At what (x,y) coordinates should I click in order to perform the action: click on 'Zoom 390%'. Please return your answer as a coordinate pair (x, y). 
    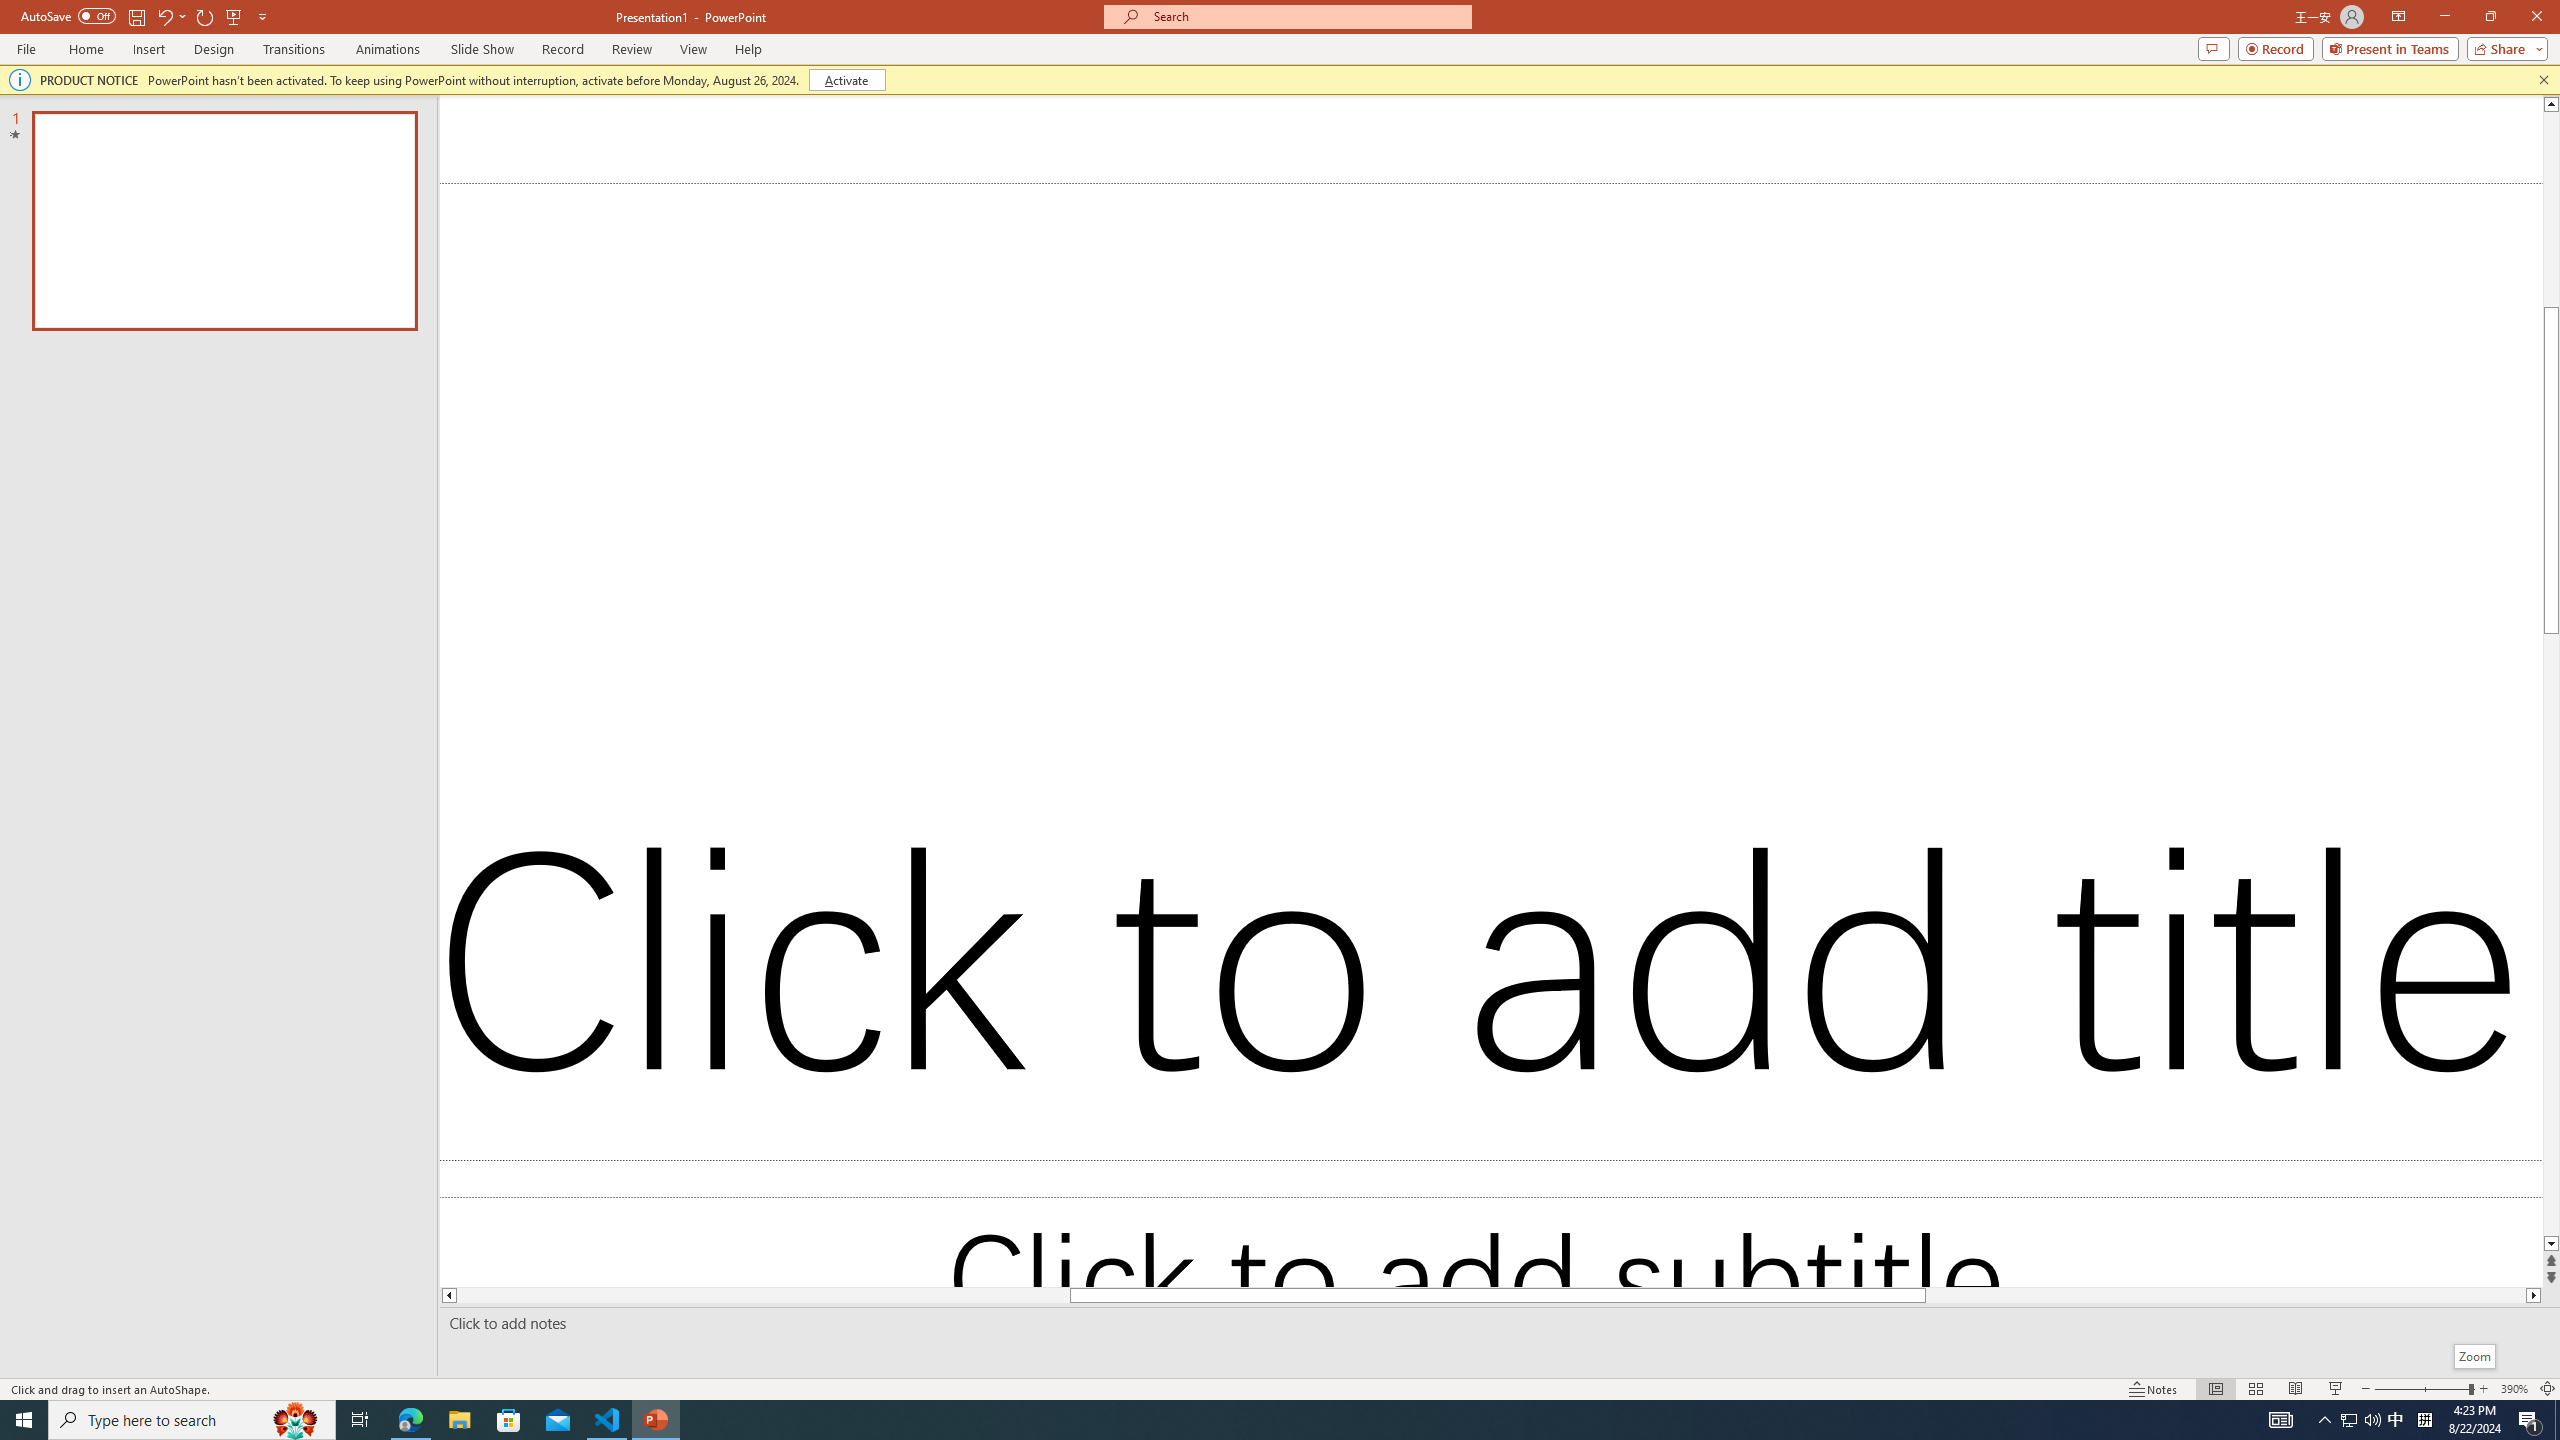
    Looking at the image, I should click on (2515, 1389).